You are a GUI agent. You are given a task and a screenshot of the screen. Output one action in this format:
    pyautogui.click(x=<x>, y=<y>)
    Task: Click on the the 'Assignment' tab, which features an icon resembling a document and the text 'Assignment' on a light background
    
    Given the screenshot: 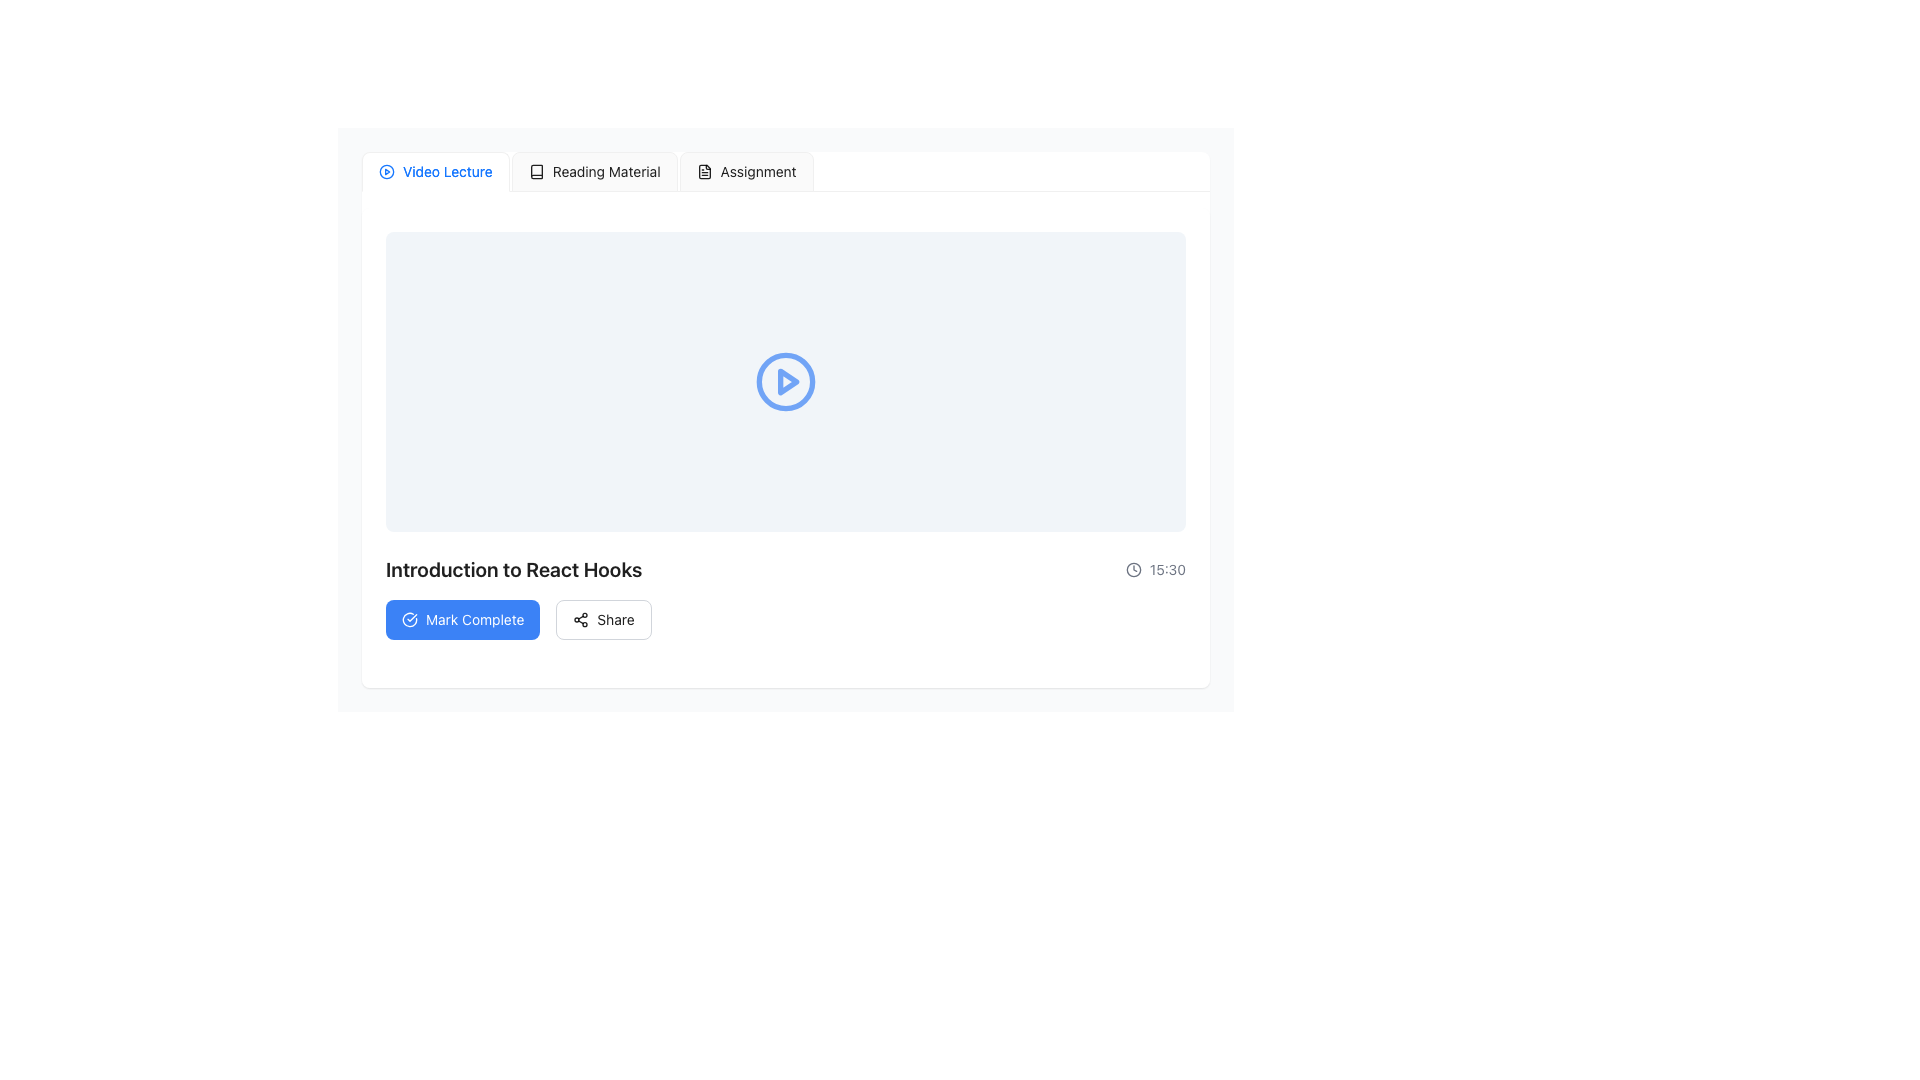 What is the action you would take?
    pyautogui.click(x=745, y=171)
    